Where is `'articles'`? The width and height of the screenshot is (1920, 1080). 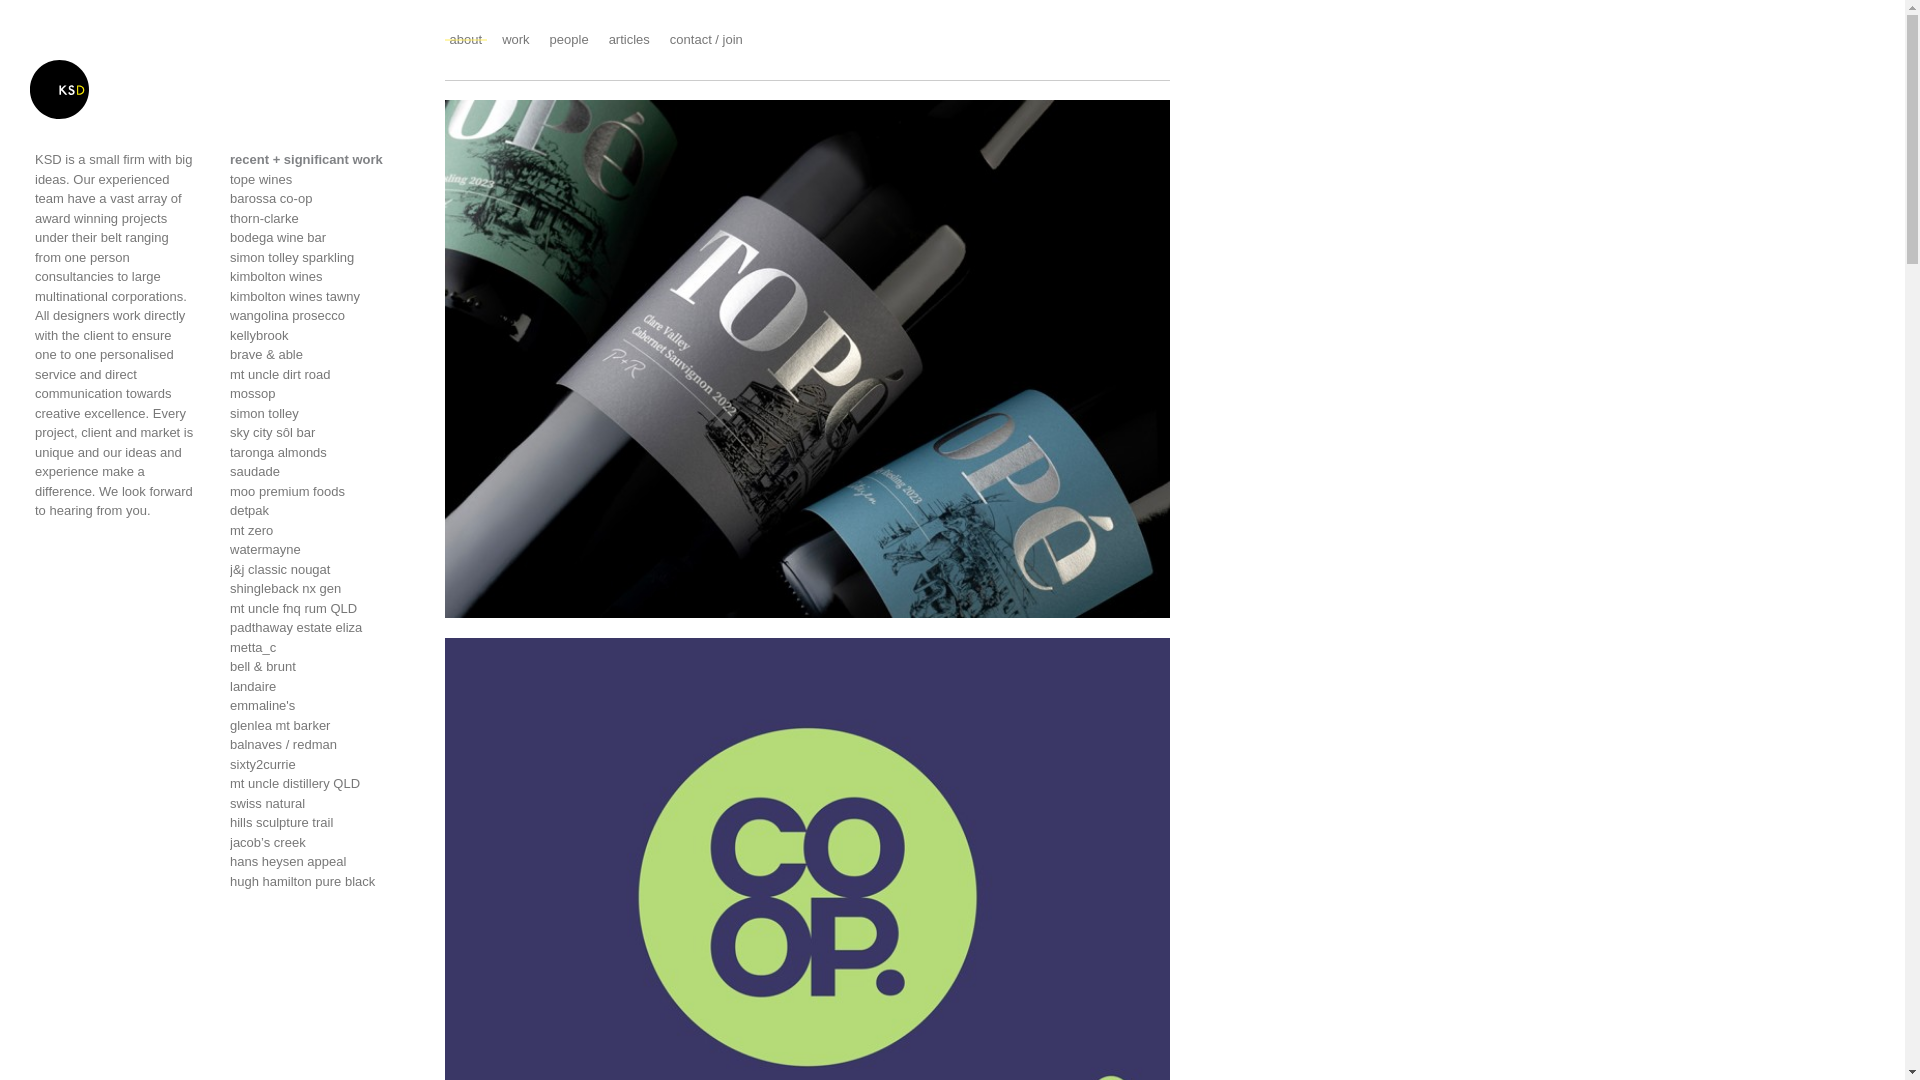
'articles' is located at coordinates (608, 39).